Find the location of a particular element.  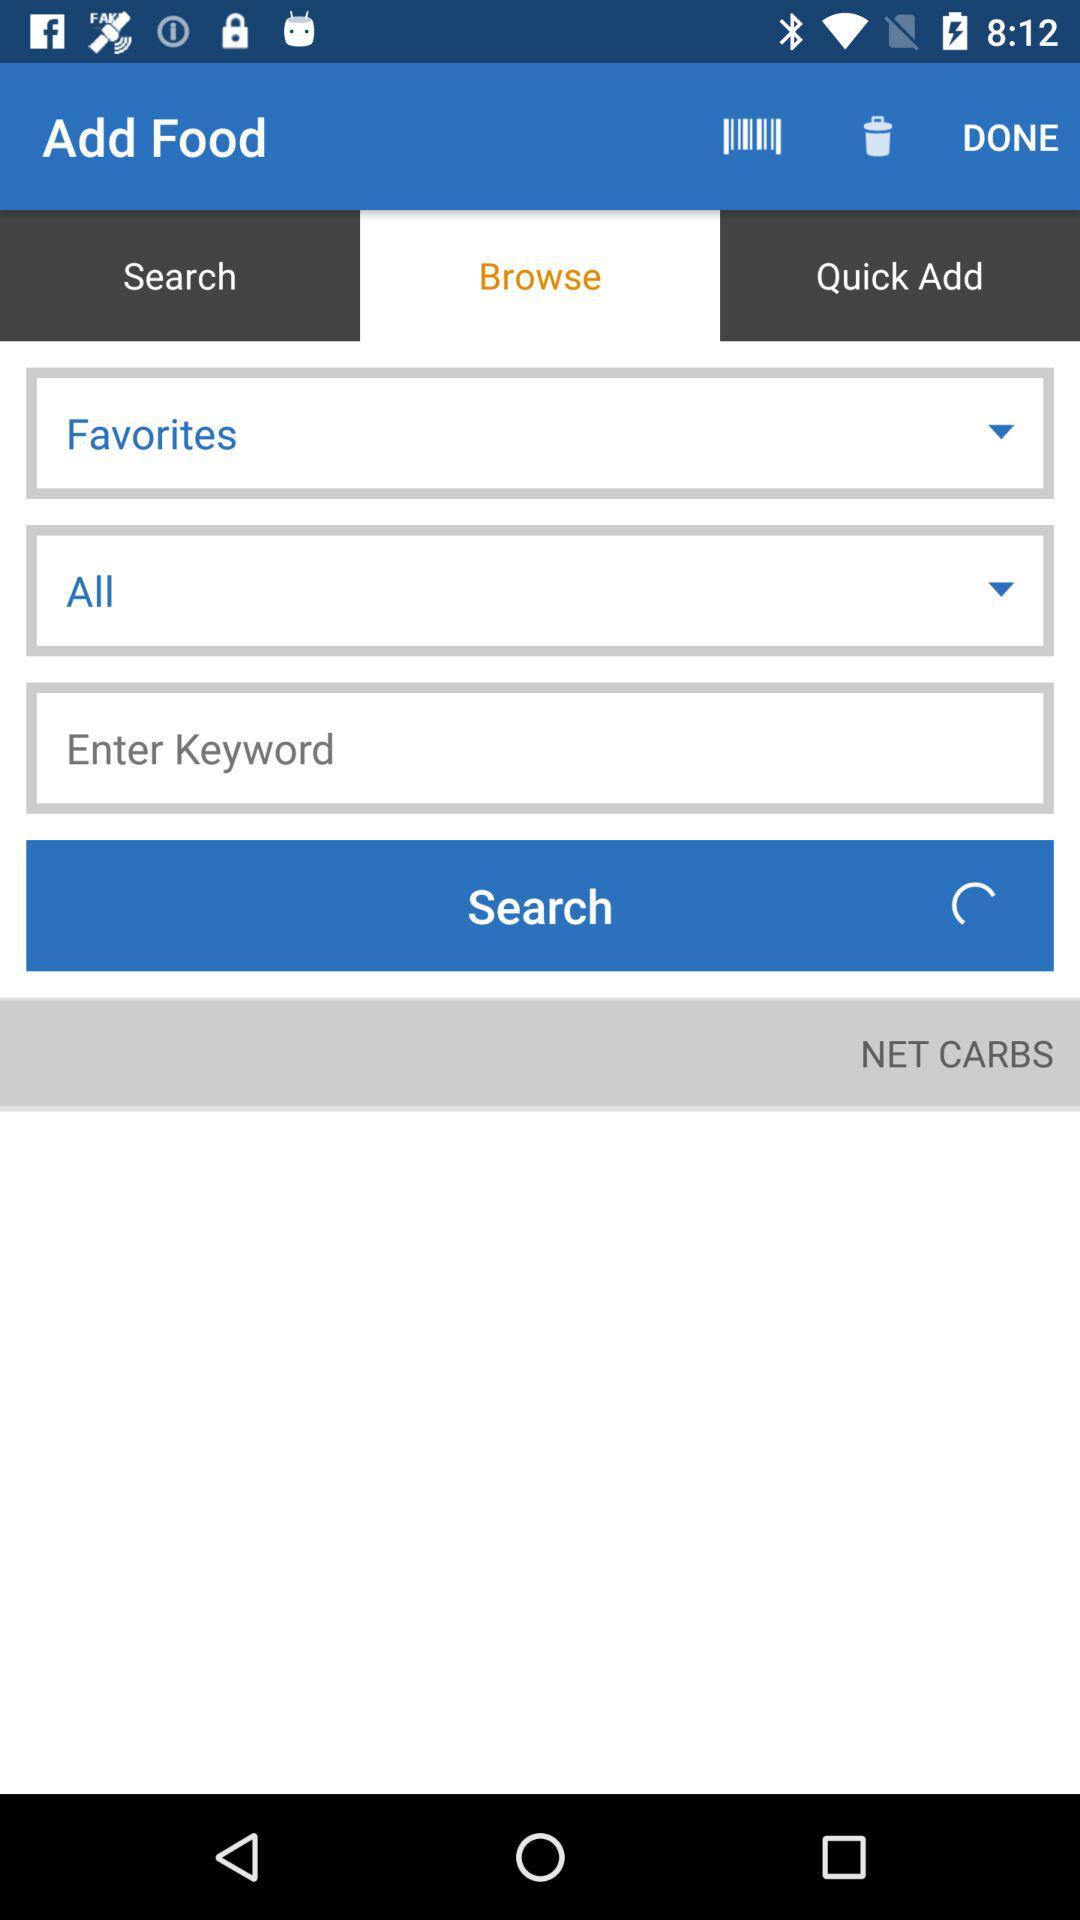

favorites item is located at coordinates (540, 432).